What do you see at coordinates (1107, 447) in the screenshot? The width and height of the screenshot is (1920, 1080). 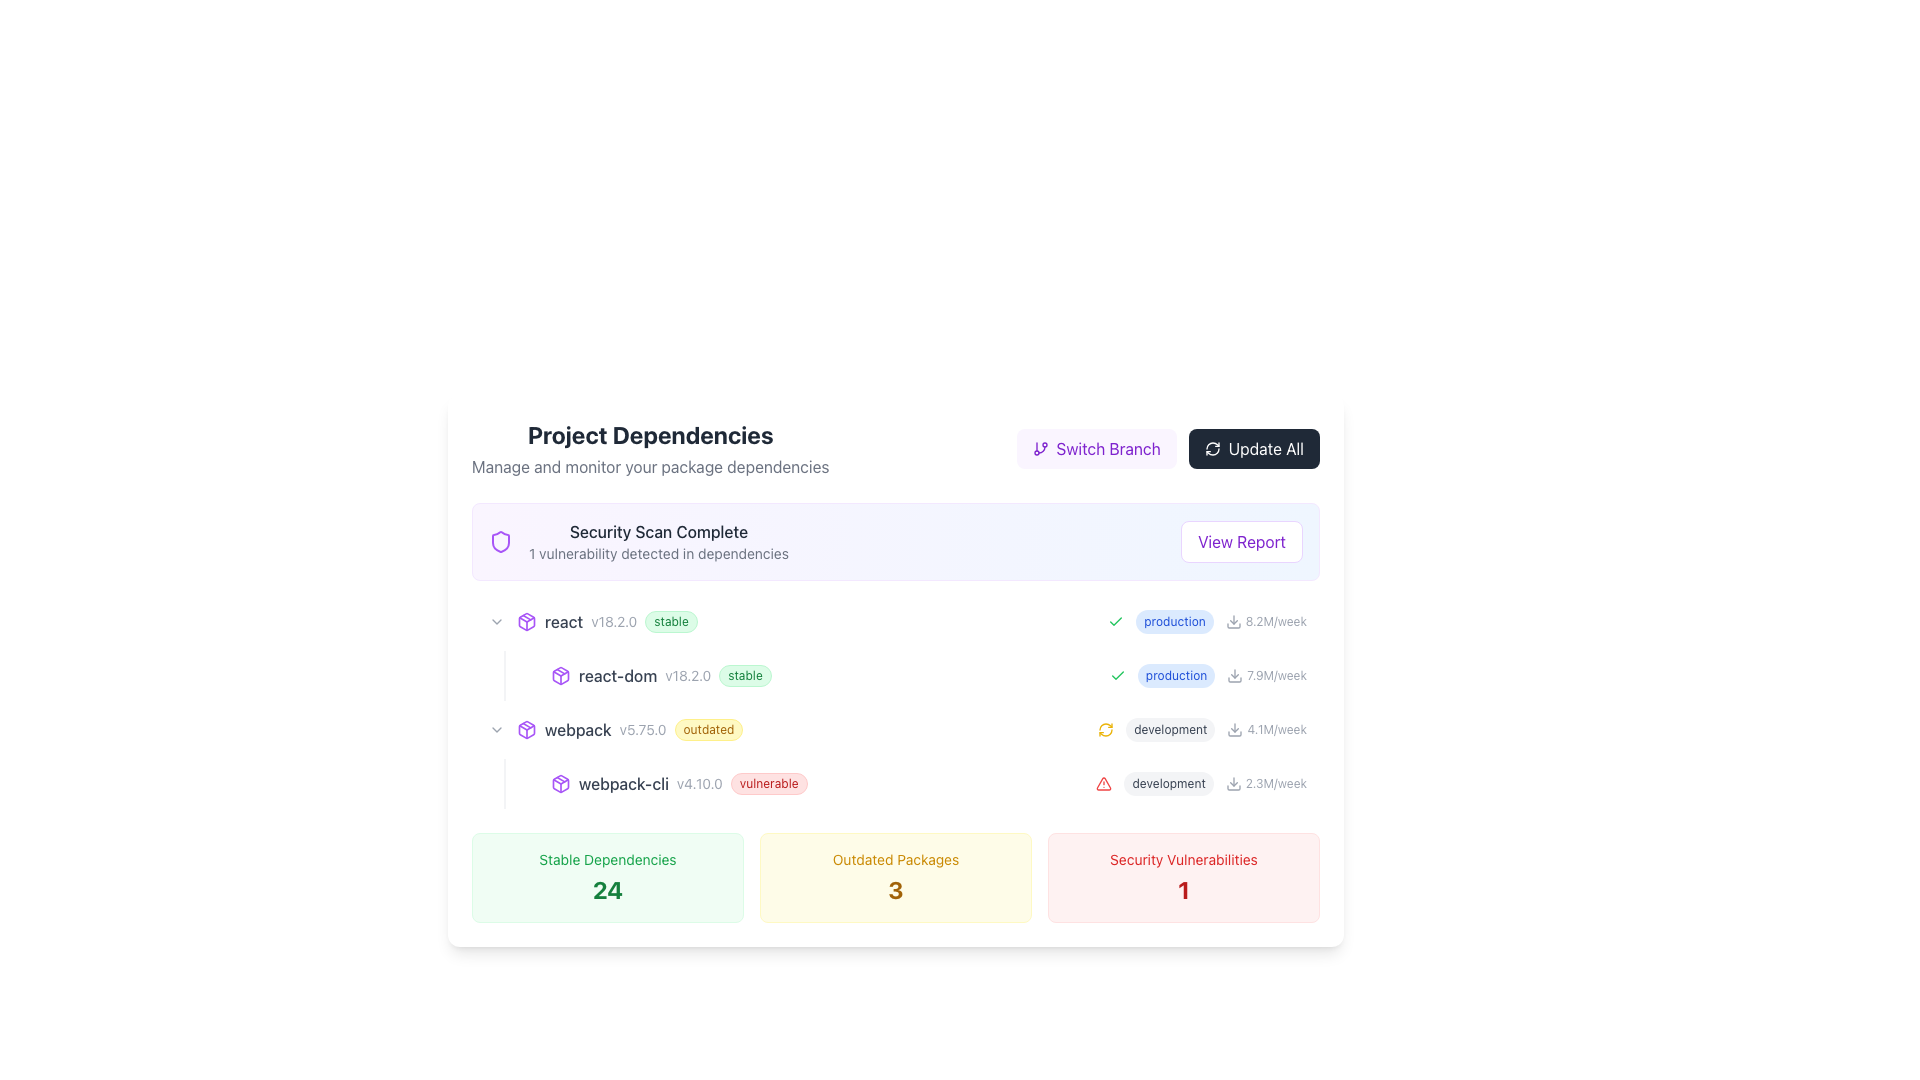 I see `the static text within the interactive button that indicates the option for switching between project or repository branches` at bounding box center [1107, 447].